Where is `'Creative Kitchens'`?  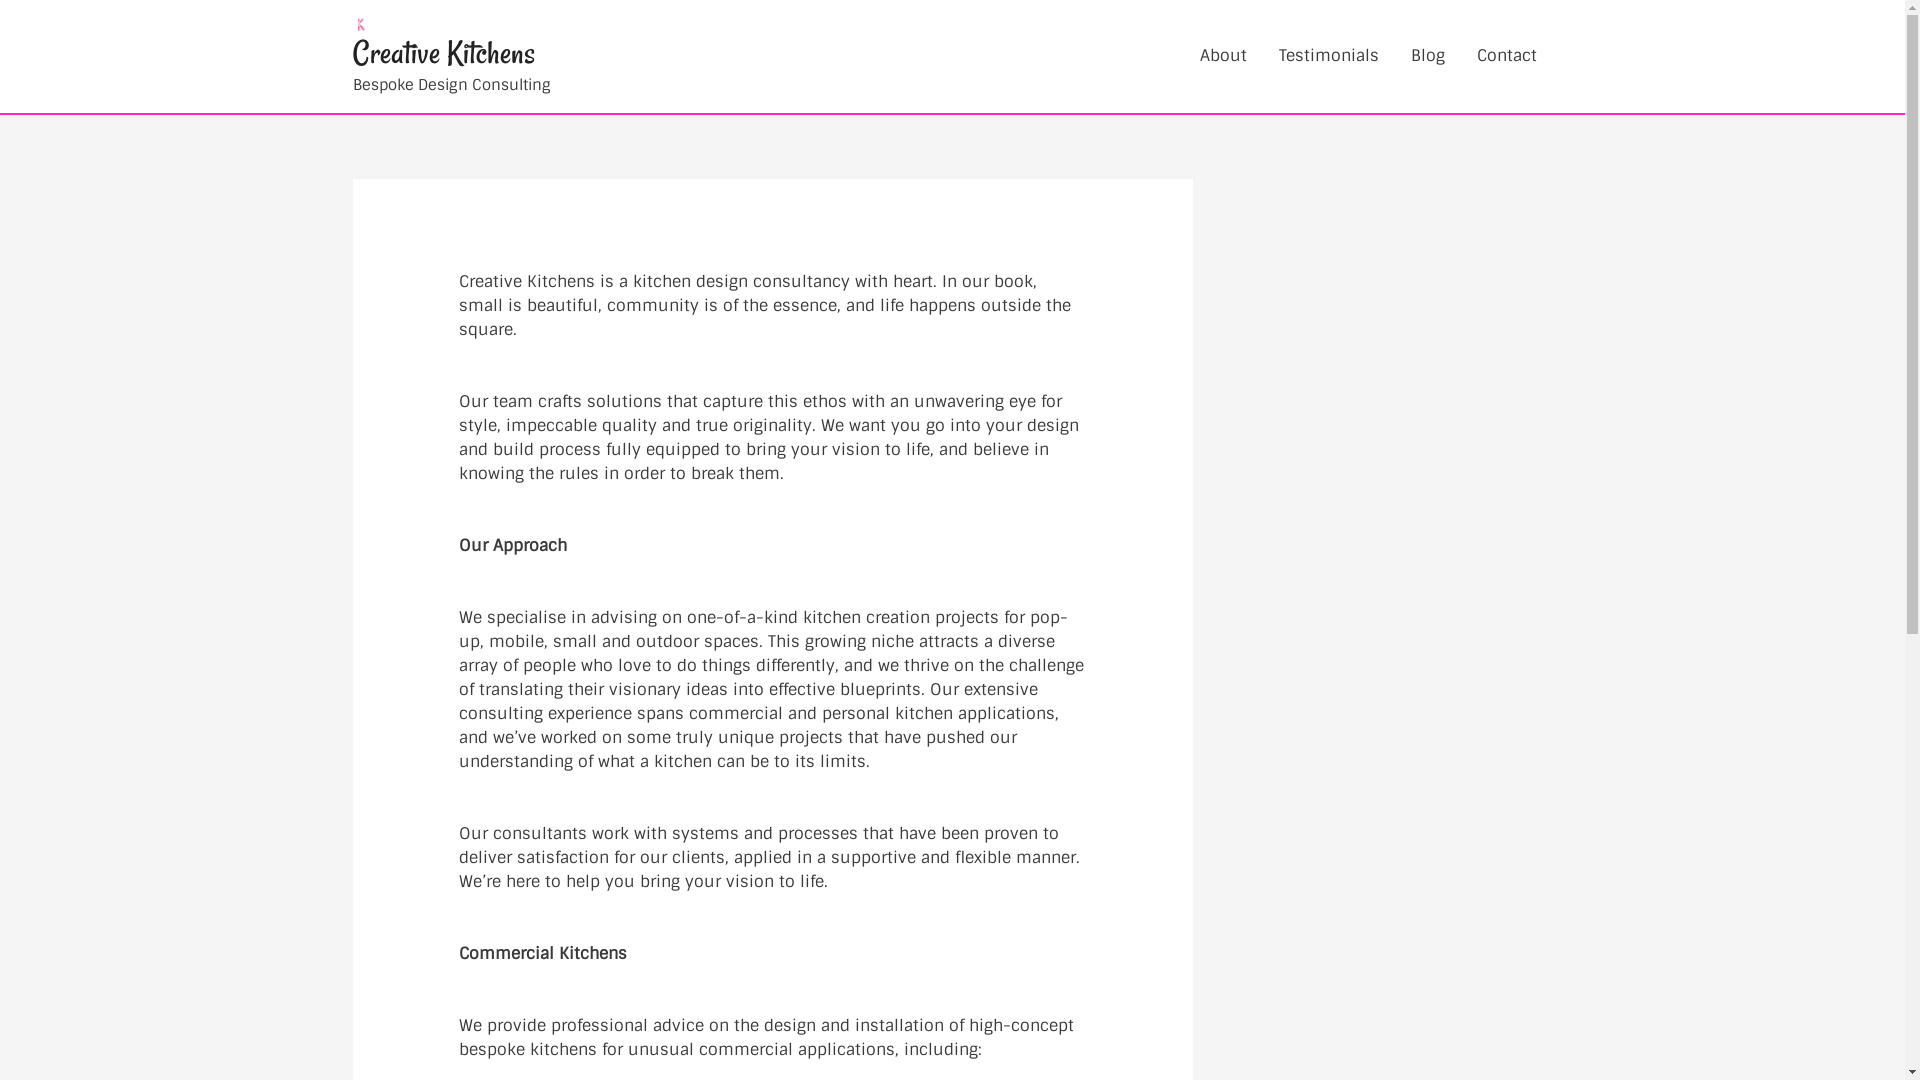
'Creative Kitchens' is located at coordinates (441, 52).